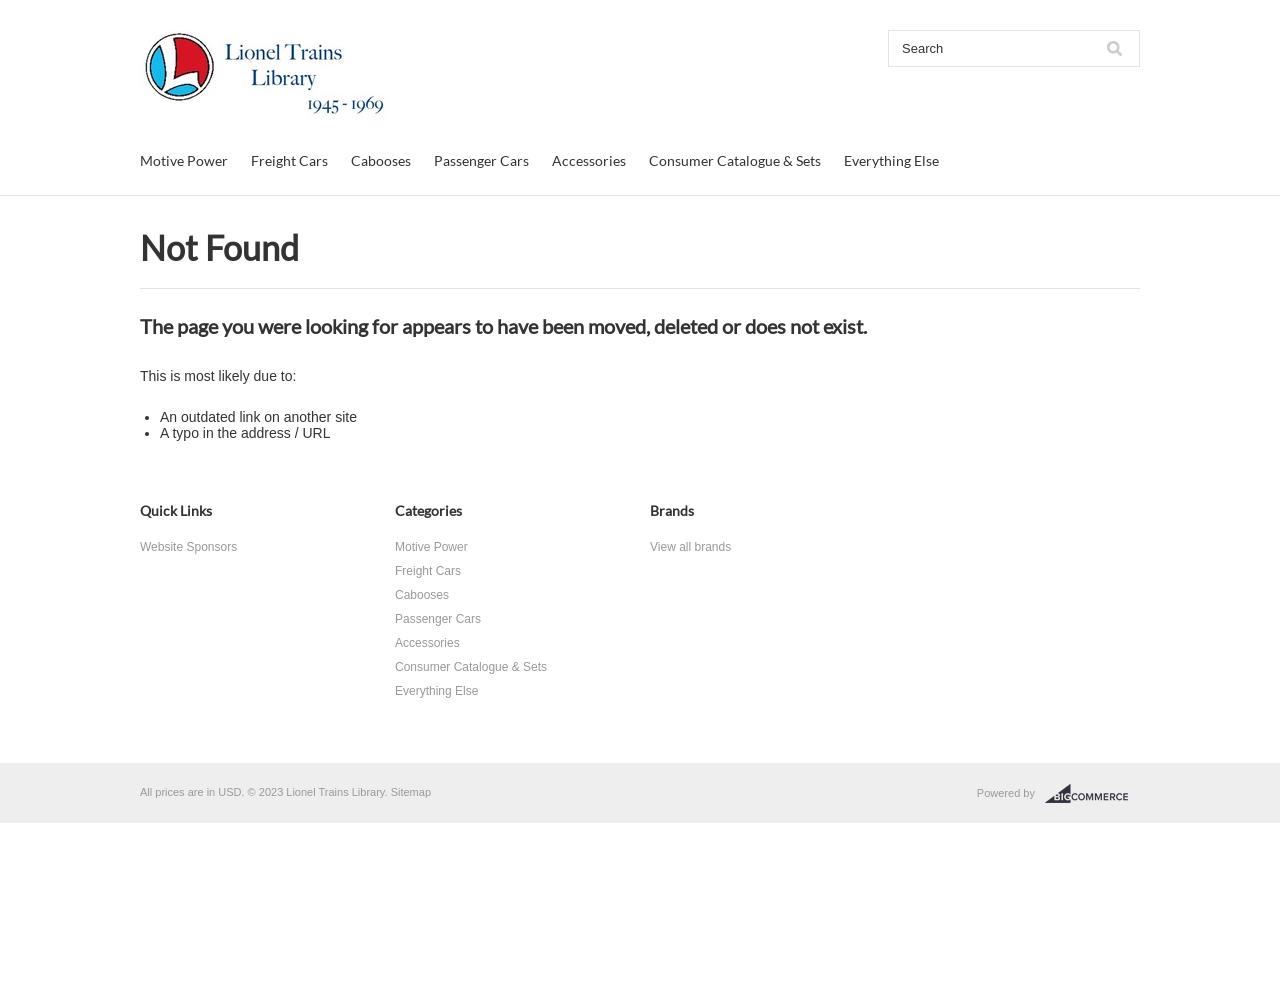 This screenshot has height=1000, width=1280. Describe the element at coordinates (381, 160) in the screenshot. I see `'Cabooses'` at that location.